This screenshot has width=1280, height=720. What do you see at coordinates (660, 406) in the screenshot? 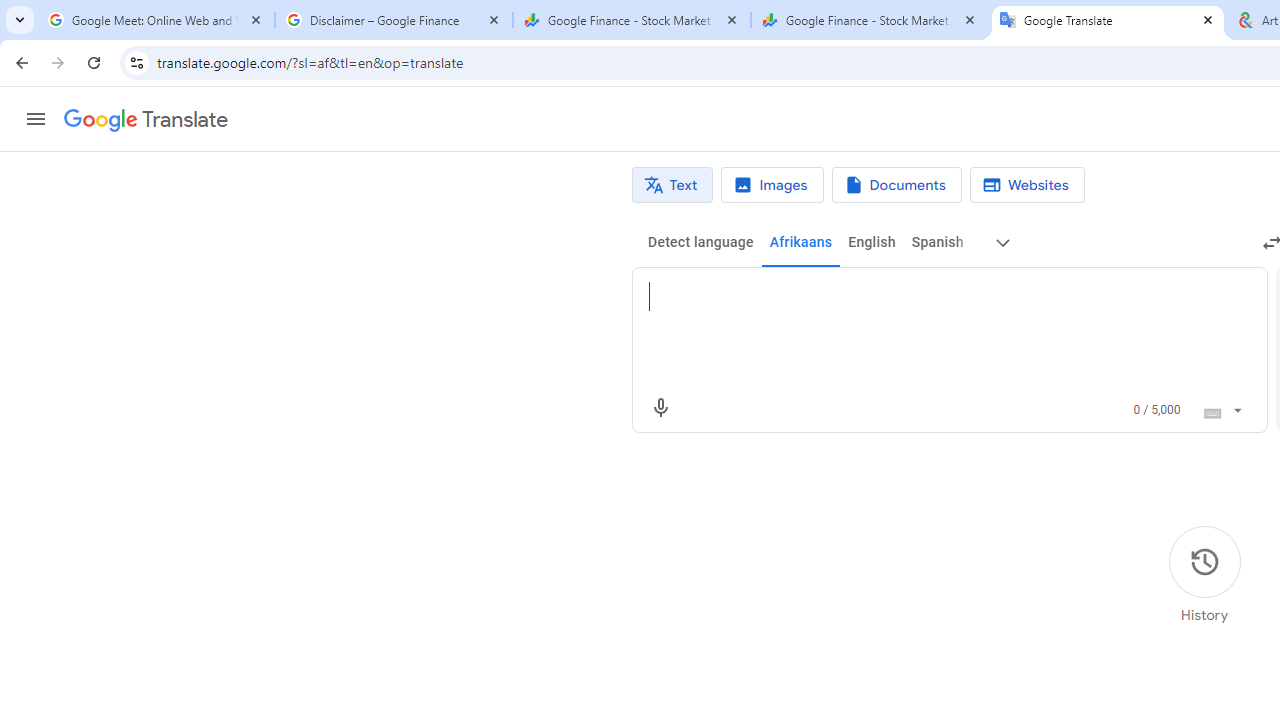
I see `'Translate by voice'` at bounding box center [660, 406].